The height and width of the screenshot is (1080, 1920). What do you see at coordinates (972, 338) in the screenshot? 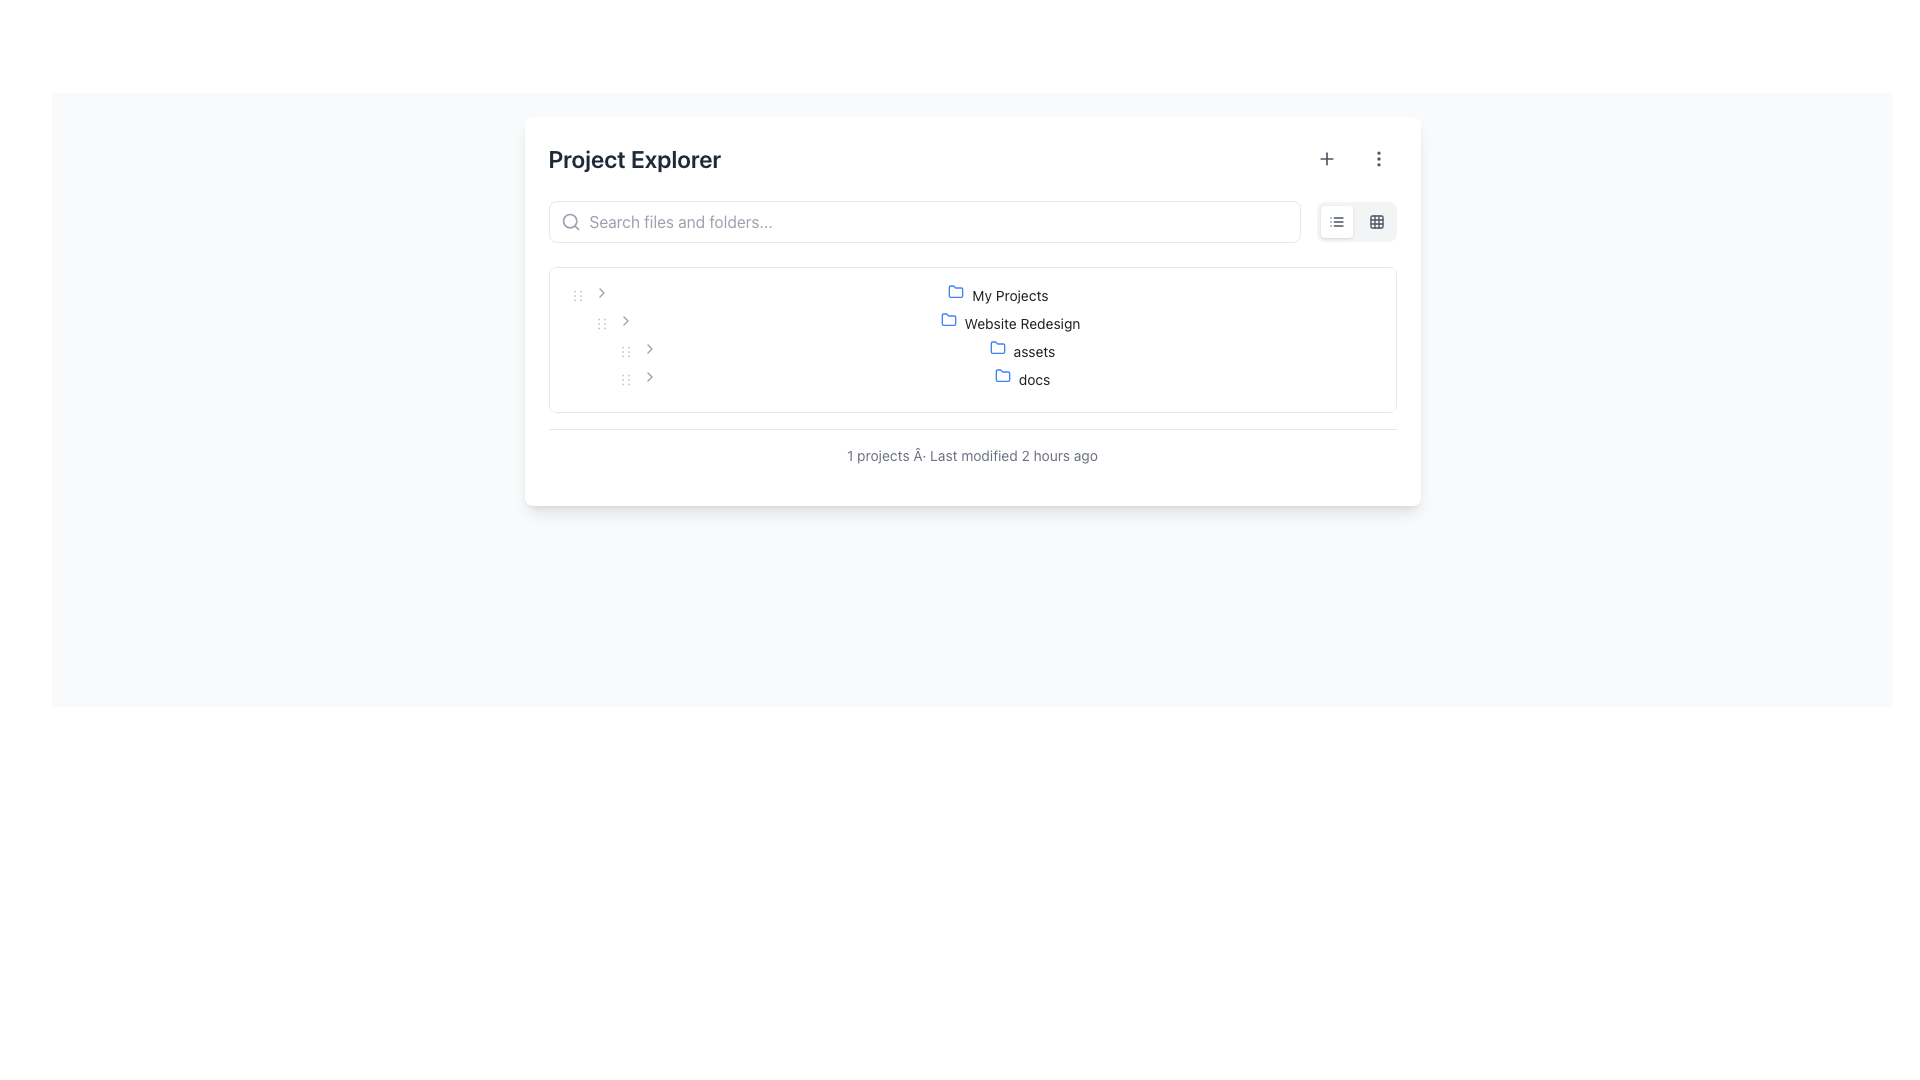
I see `the Tree View element located in the 'Project Explorer' section, which allows users to navigate through project folders and files` at bounding box center [972, 338].